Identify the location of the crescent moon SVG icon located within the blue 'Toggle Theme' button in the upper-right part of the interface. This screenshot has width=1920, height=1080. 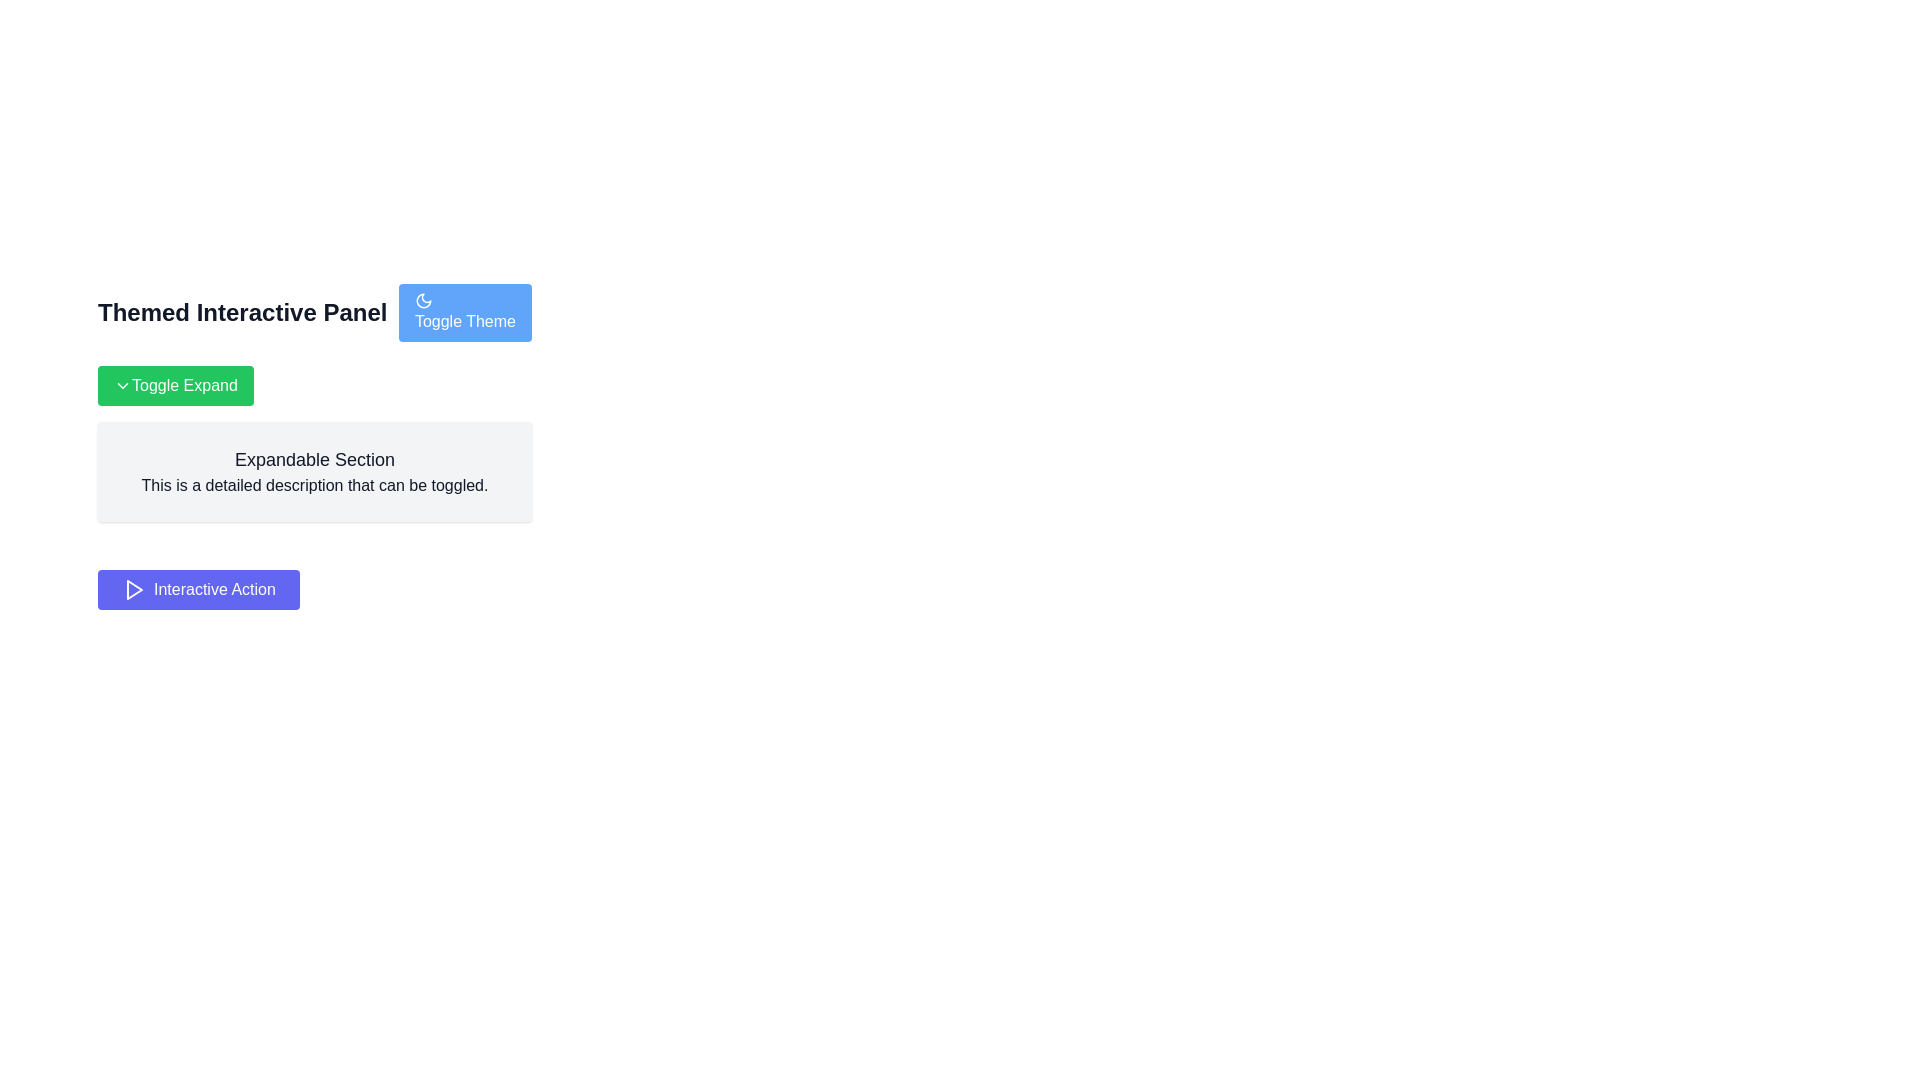
(422, 300).